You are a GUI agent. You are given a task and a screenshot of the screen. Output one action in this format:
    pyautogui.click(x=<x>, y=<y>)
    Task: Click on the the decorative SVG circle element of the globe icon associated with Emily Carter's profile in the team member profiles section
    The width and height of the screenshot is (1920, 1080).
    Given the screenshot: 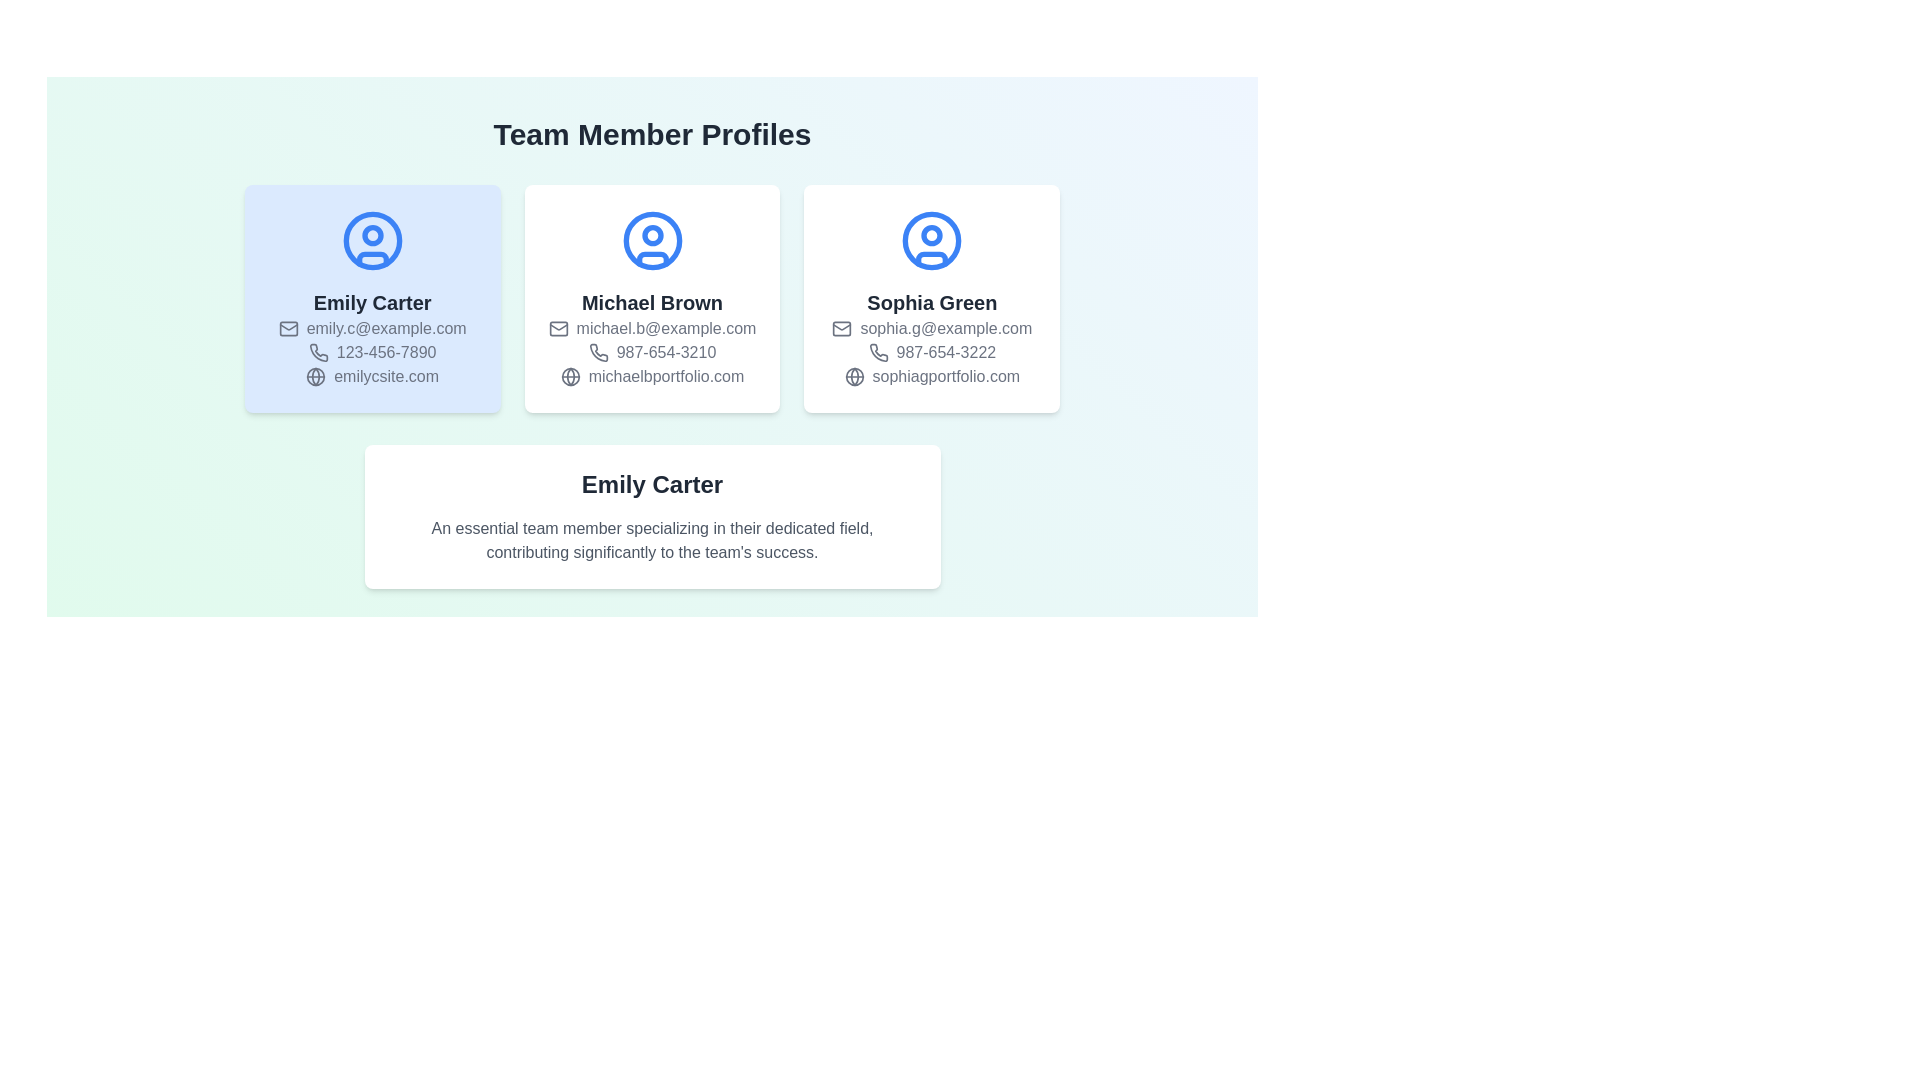 What is the action you would take?
    pyautogui.click(x=315, y=377)
    